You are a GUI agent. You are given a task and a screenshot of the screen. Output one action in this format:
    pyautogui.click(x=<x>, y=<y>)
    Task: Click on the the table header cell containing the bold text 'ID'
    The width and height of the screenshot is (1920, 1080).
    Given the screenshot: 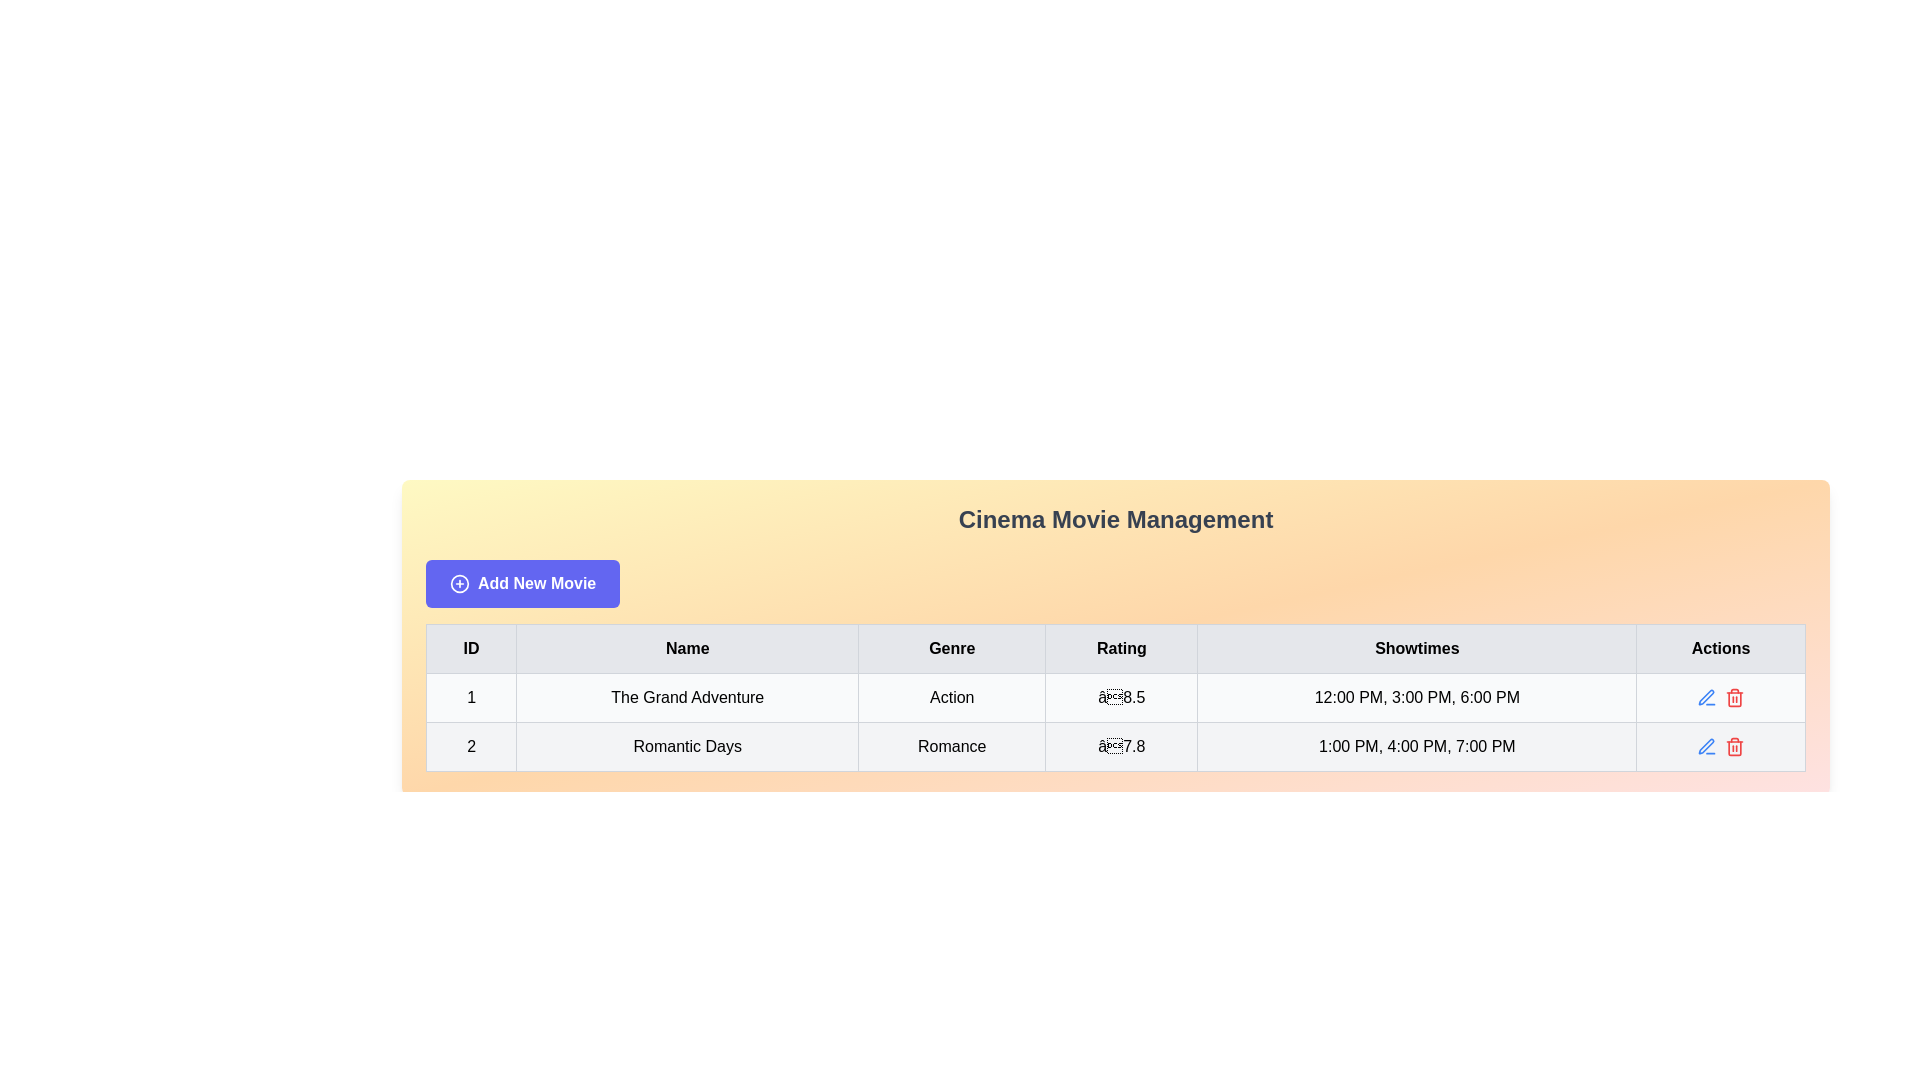 What is the action you would take?
    pyautogui.click(x=470, y=648)
    